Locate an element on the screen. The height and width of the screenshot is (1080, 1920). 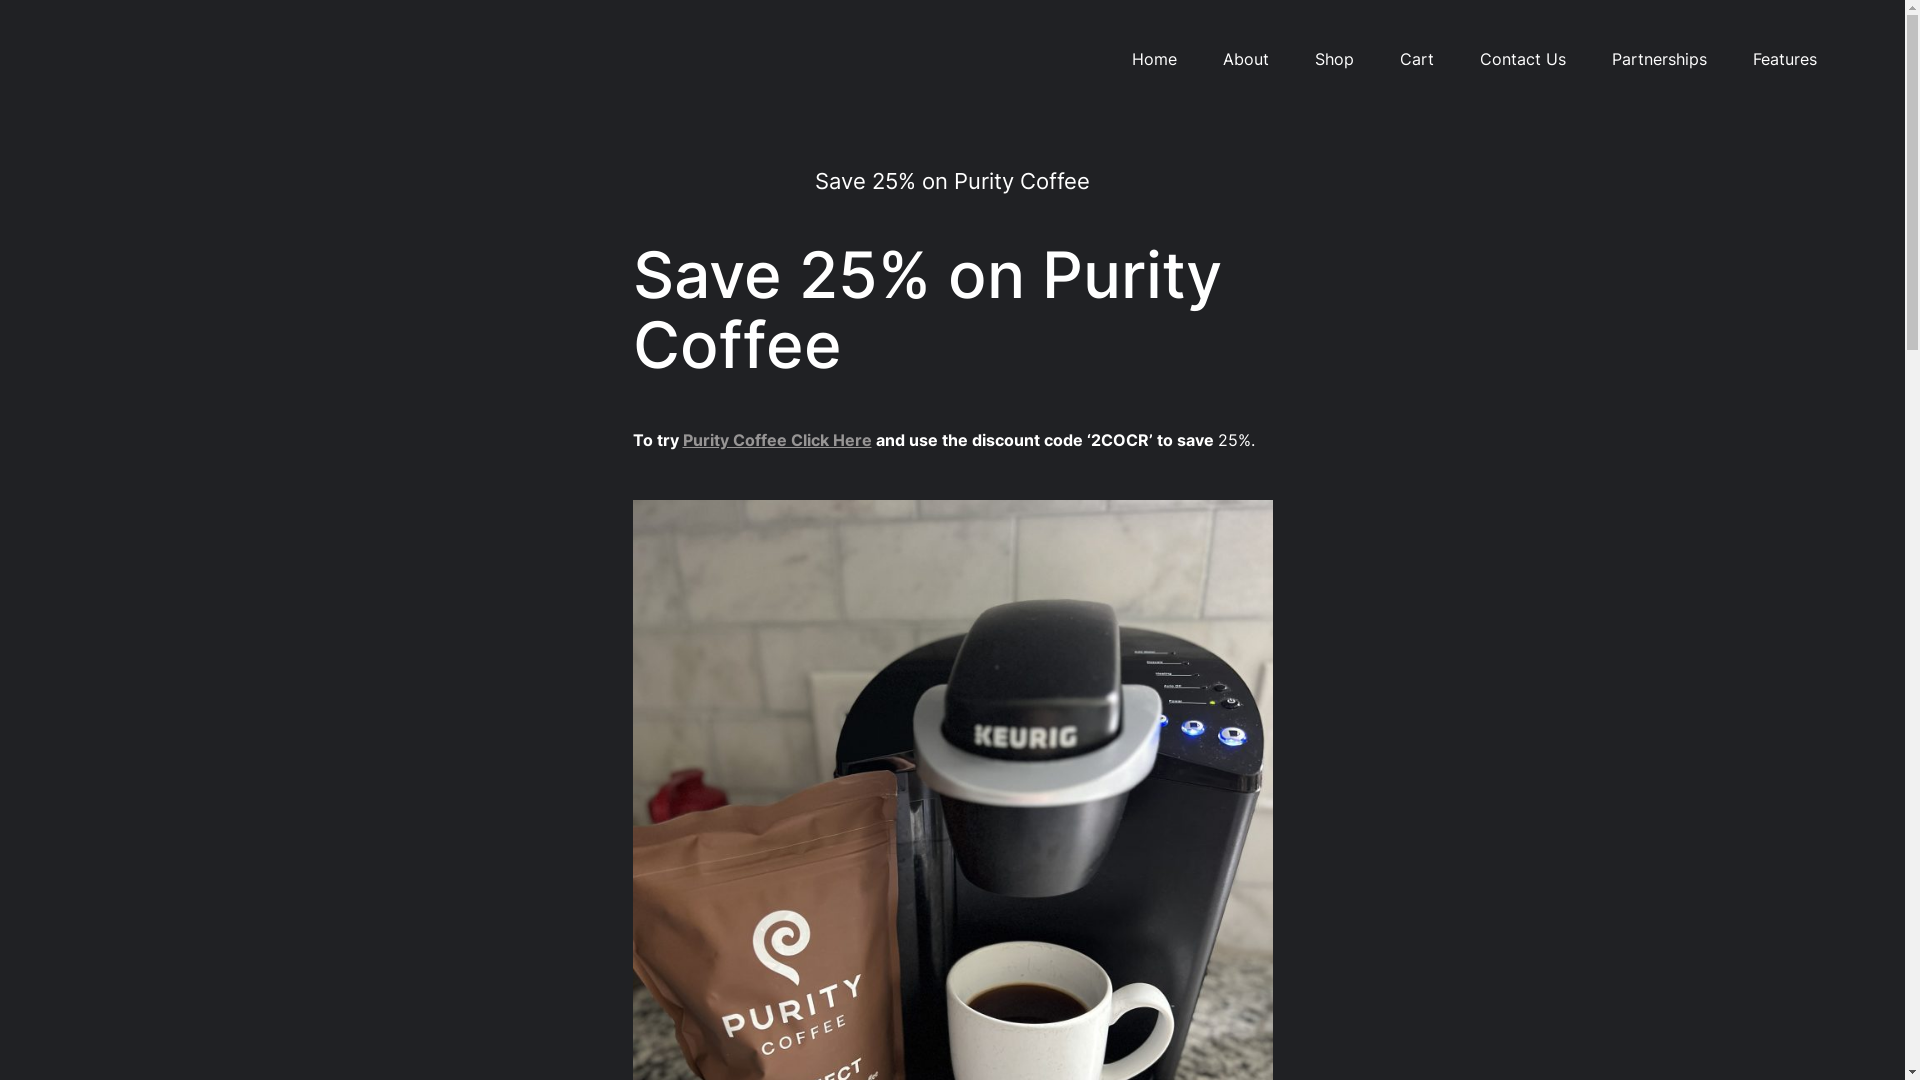
'Contact Us' is located at coordinates (1521, 58).